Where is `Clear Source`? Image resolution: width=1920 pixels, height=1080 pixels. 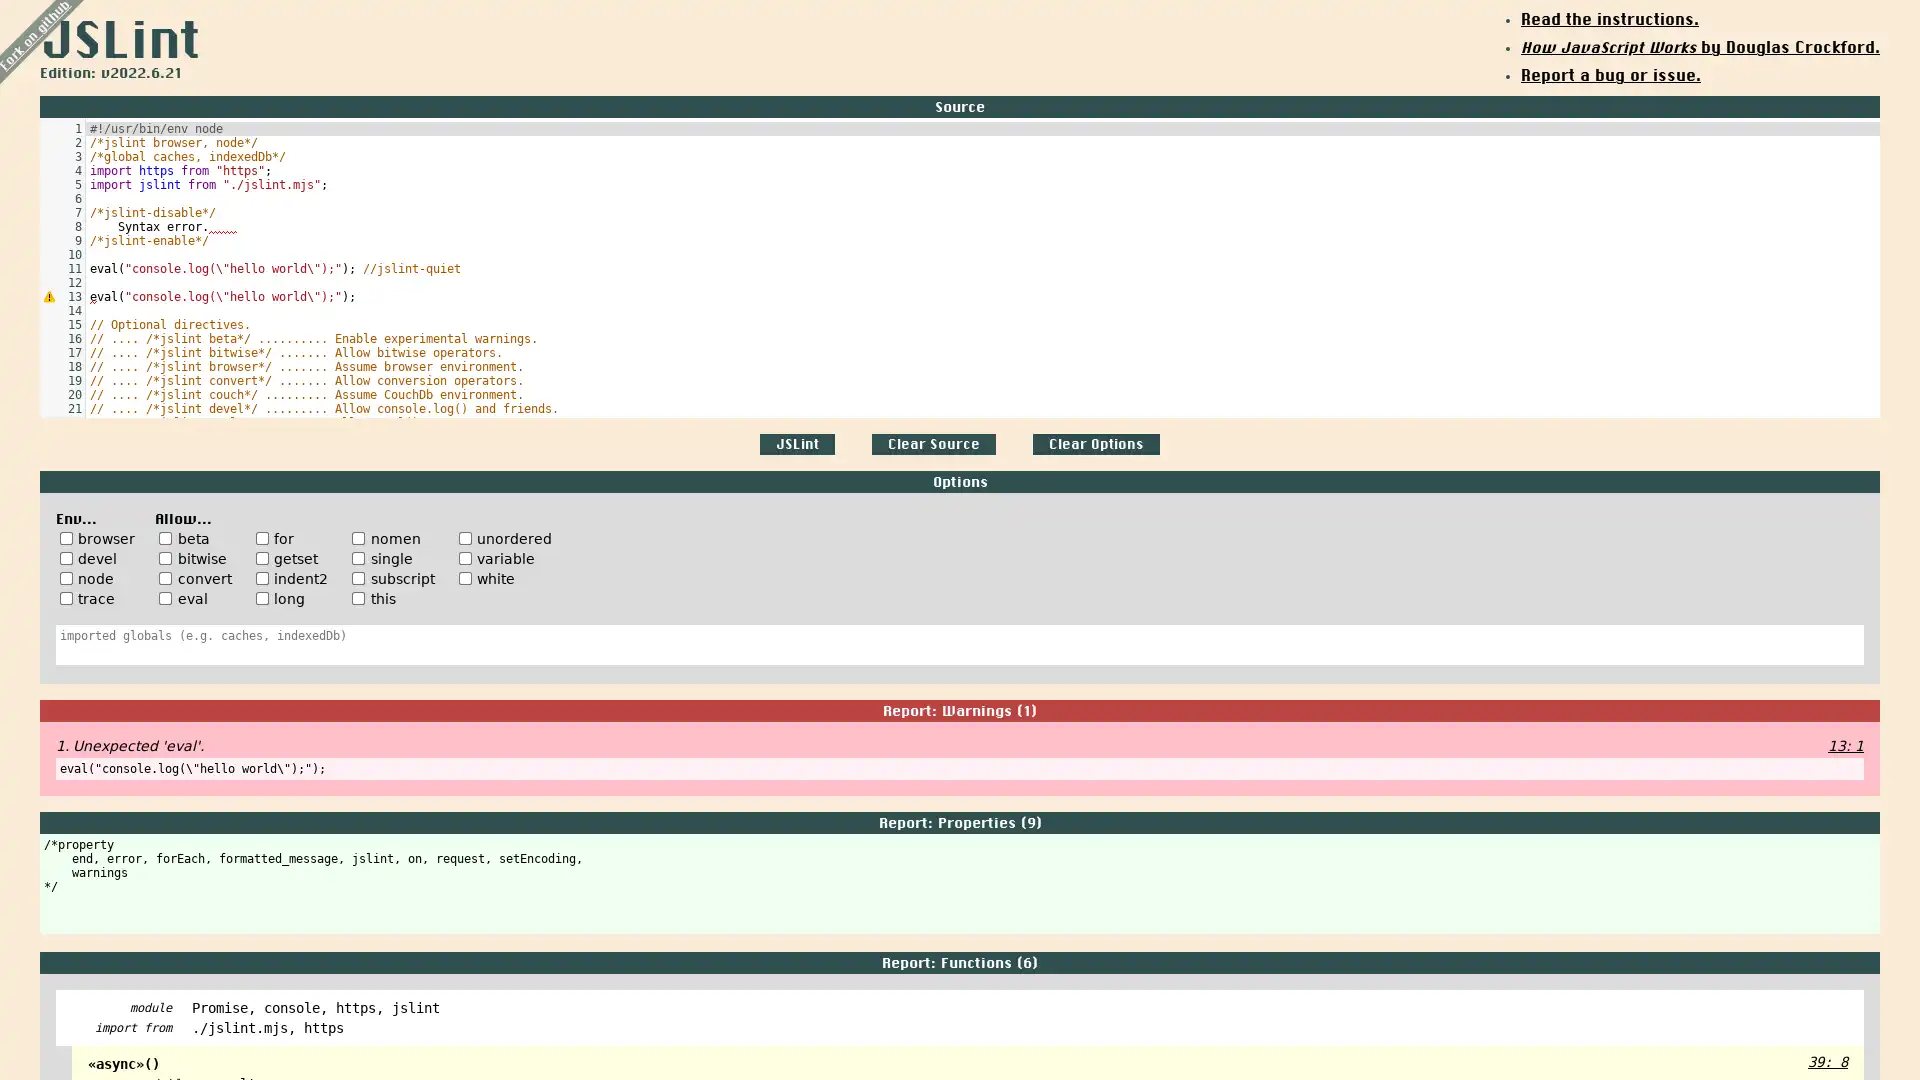
Clear Source is located at coordinates (933, 443).